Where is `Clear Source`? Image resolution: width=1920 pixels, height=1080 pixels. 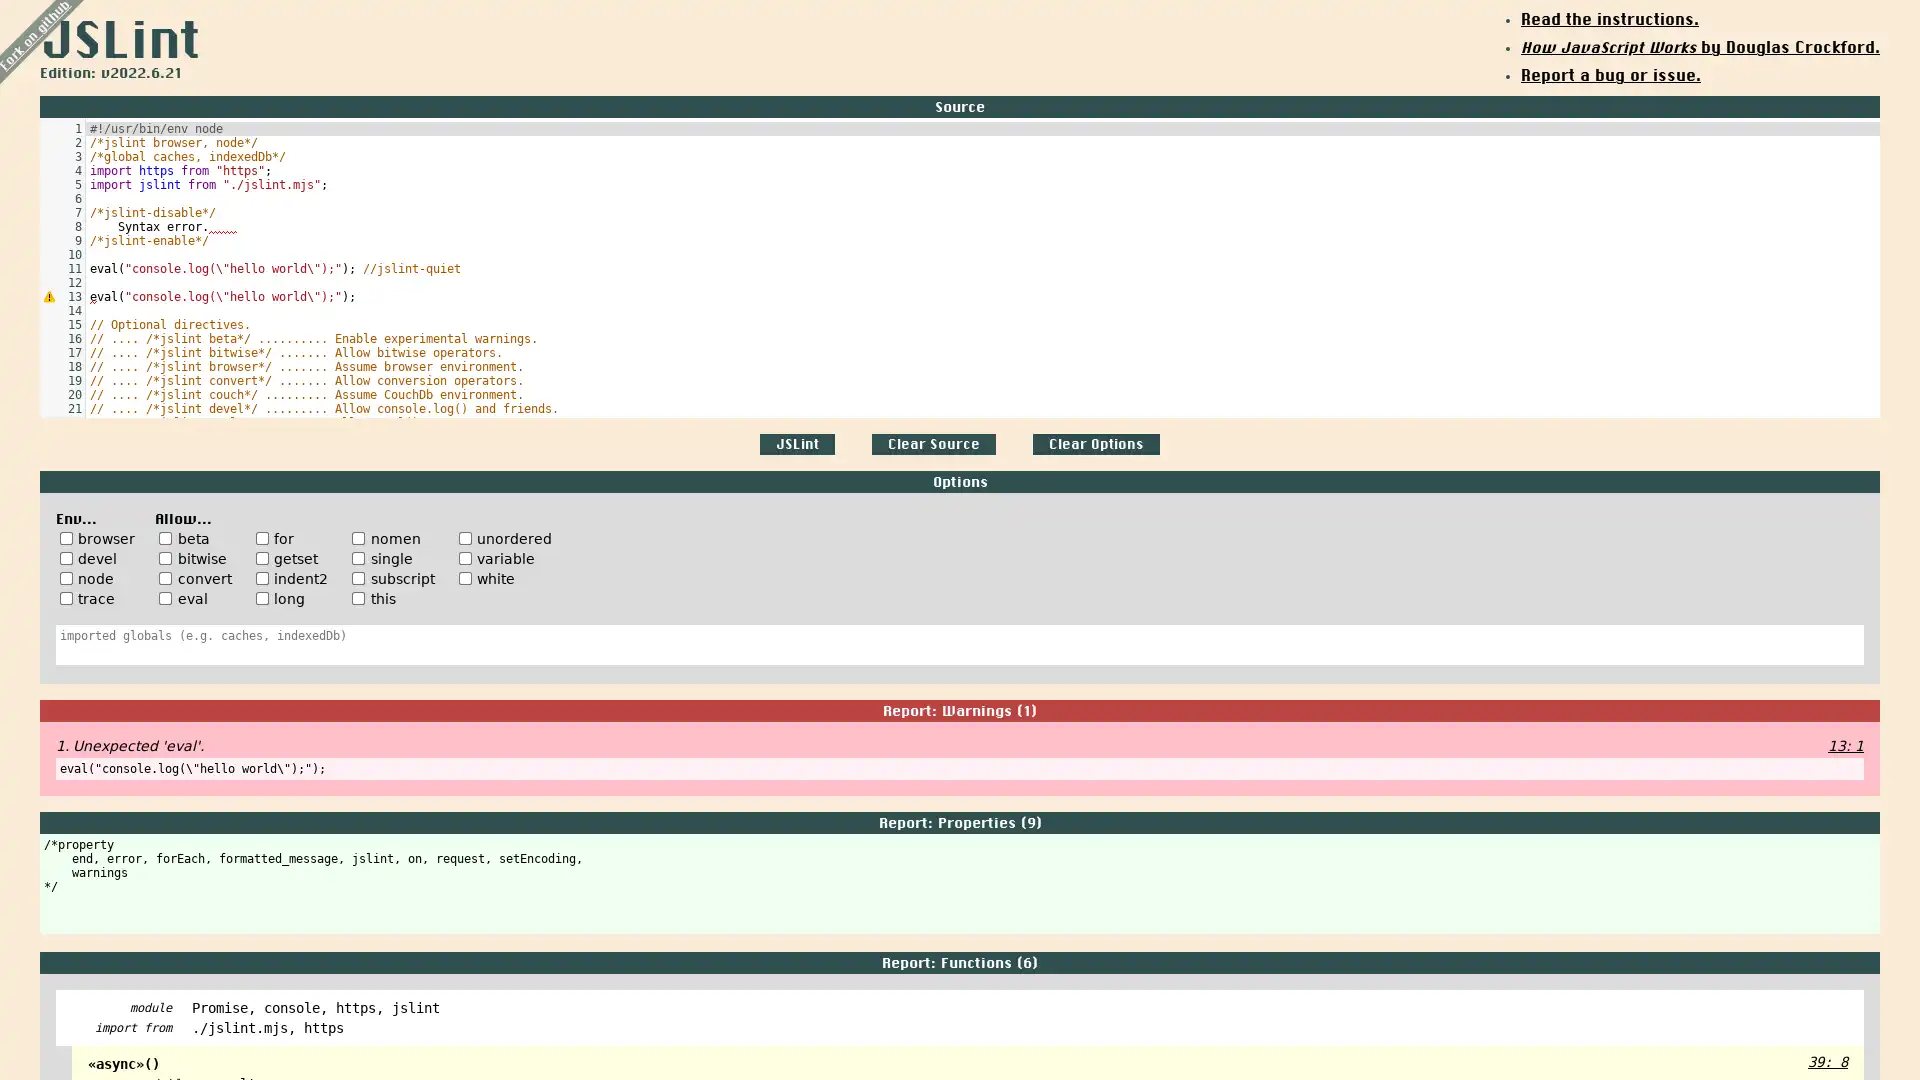
Clear Source is located at coordinates (933, 443).